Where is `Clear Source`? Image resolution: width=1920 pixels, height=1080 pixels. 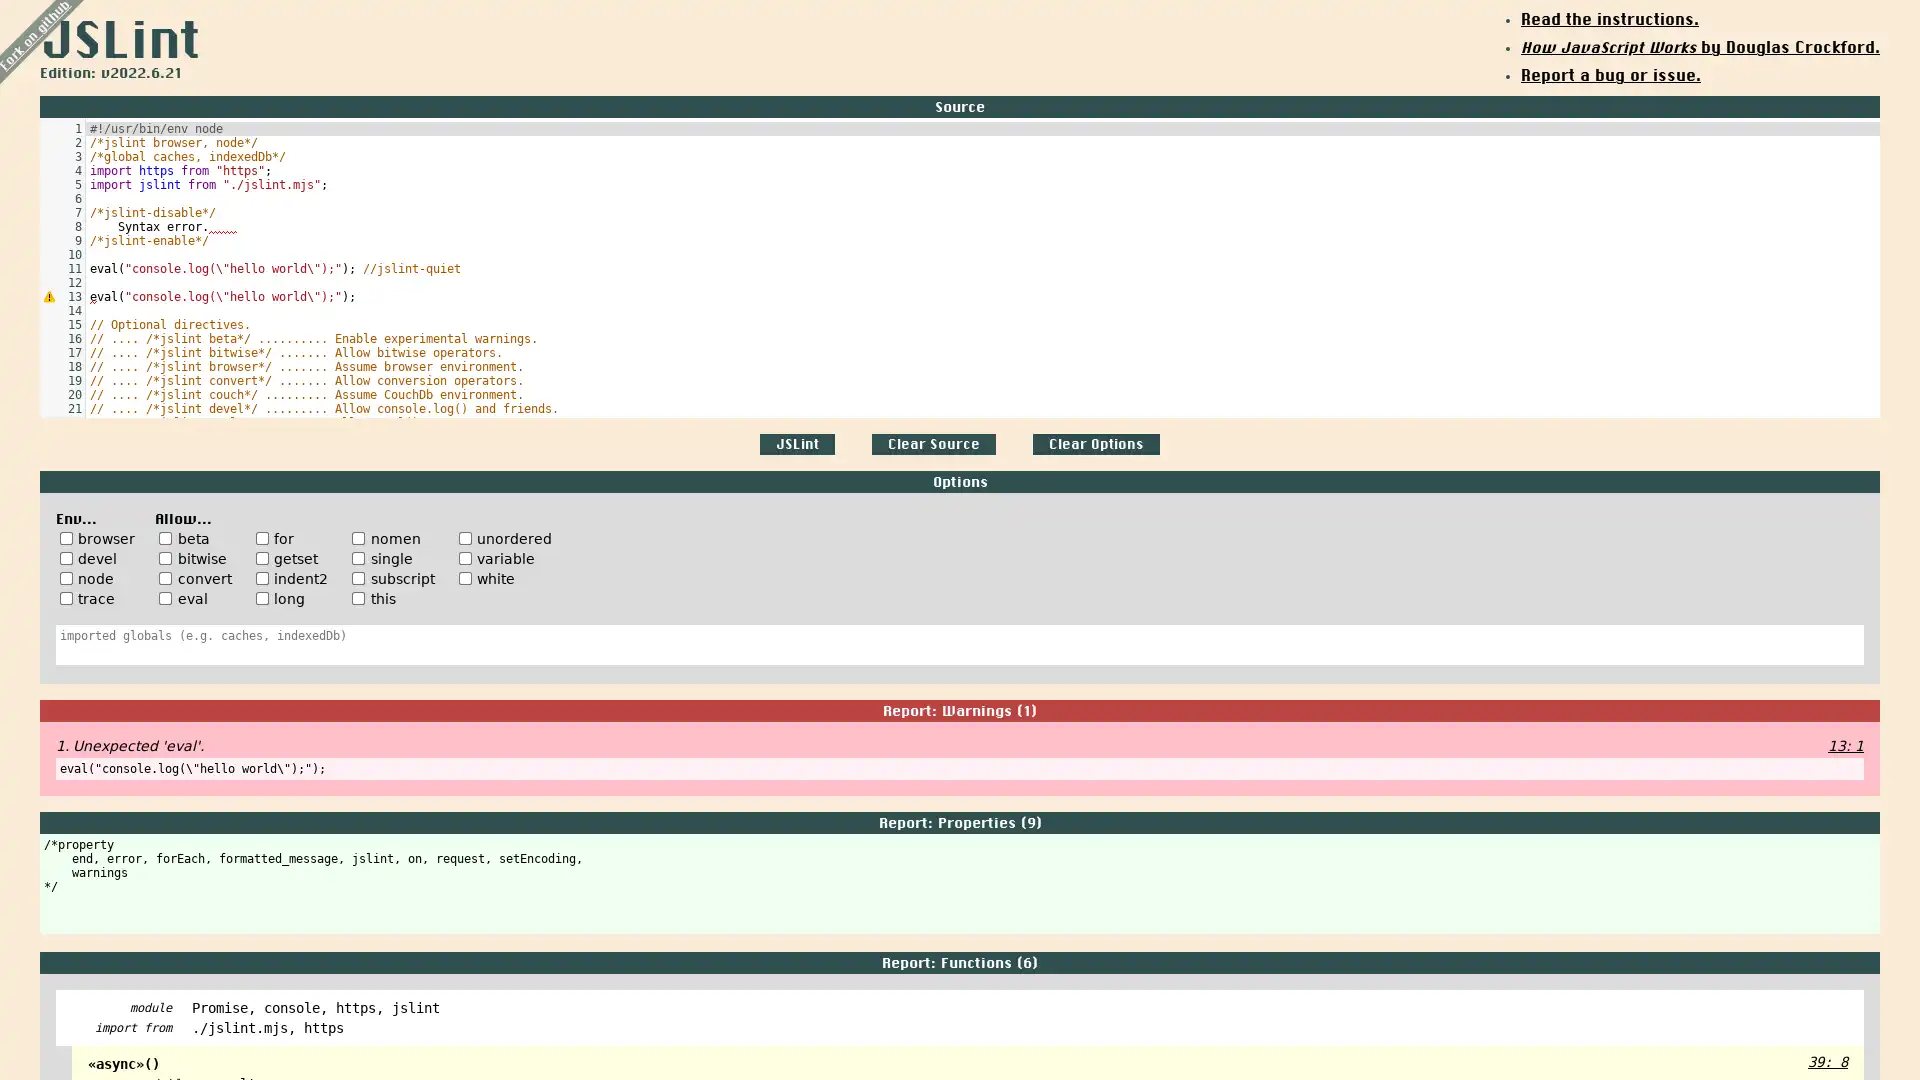
Clear Source is located at coordinates (933, 443).